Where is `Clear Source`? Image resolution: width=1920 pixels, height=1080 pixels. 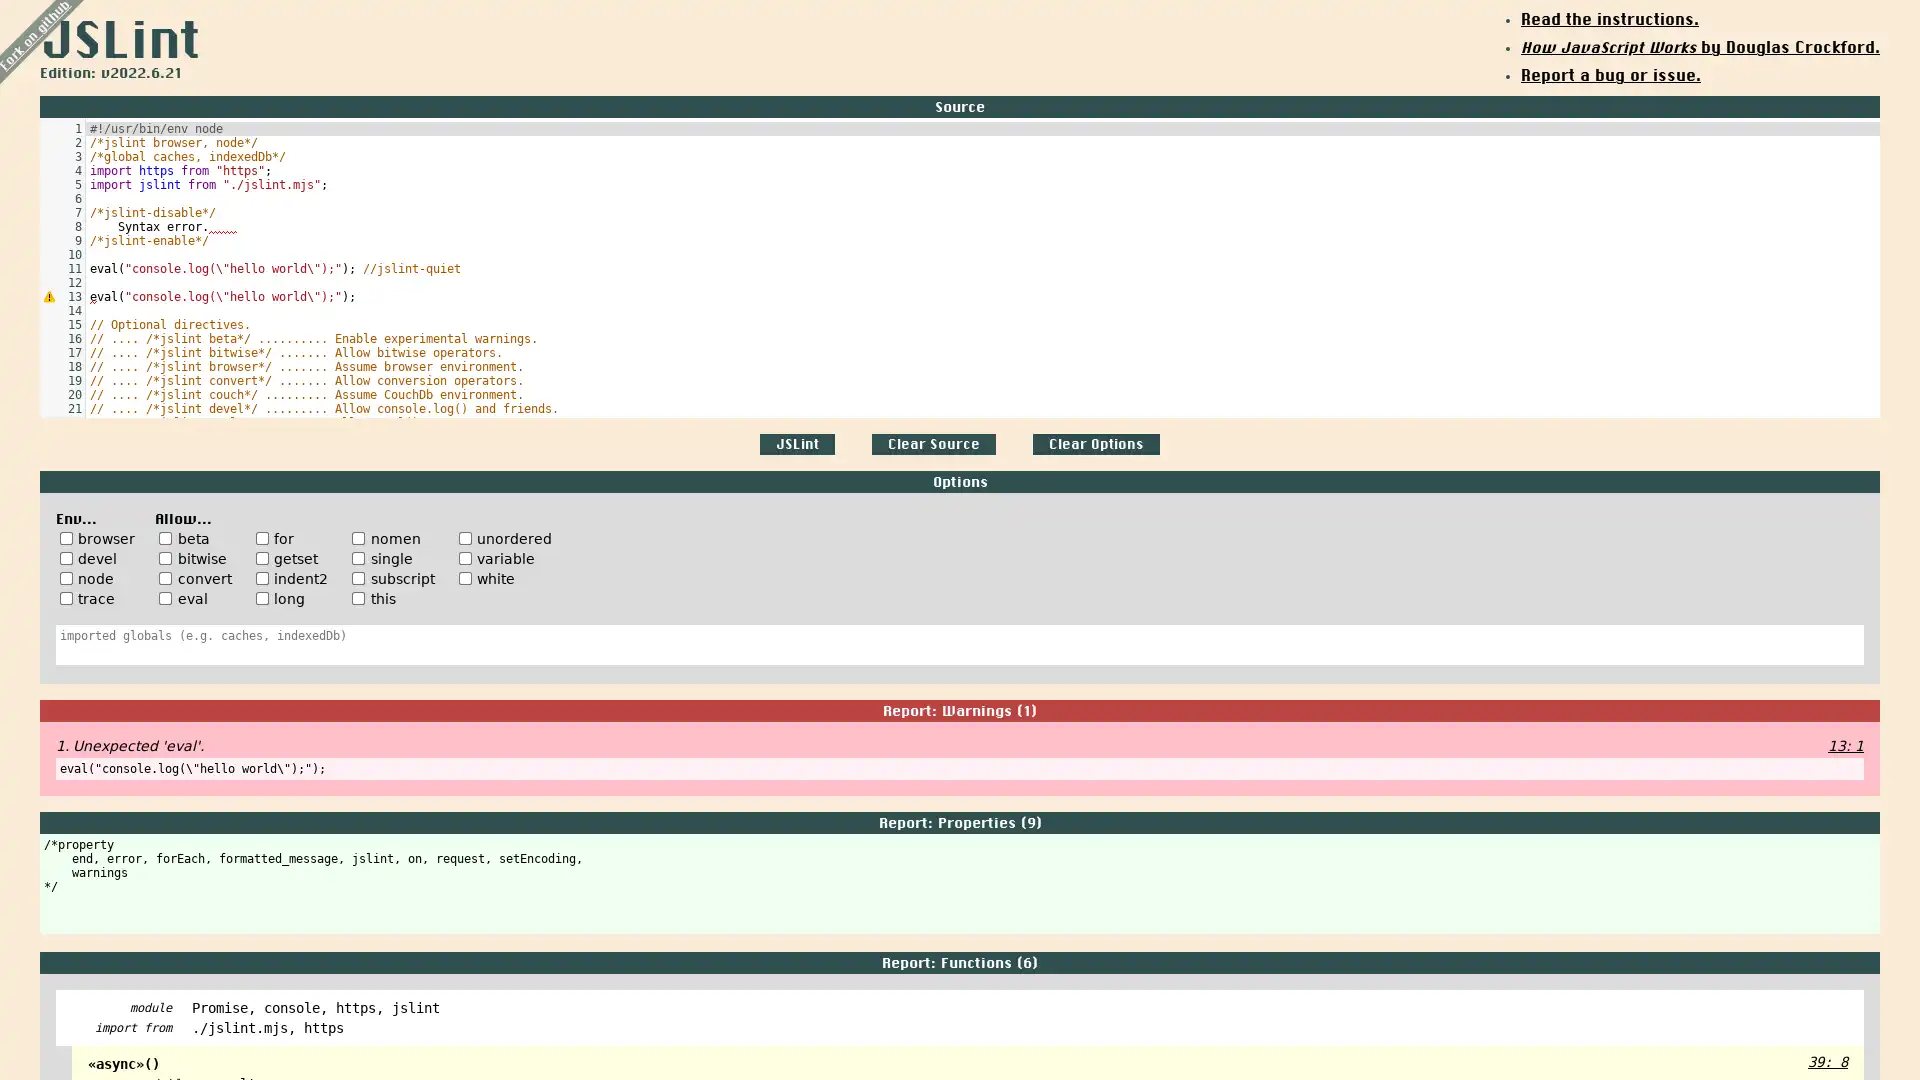
Clear Source is located at coordinates (933, 443).